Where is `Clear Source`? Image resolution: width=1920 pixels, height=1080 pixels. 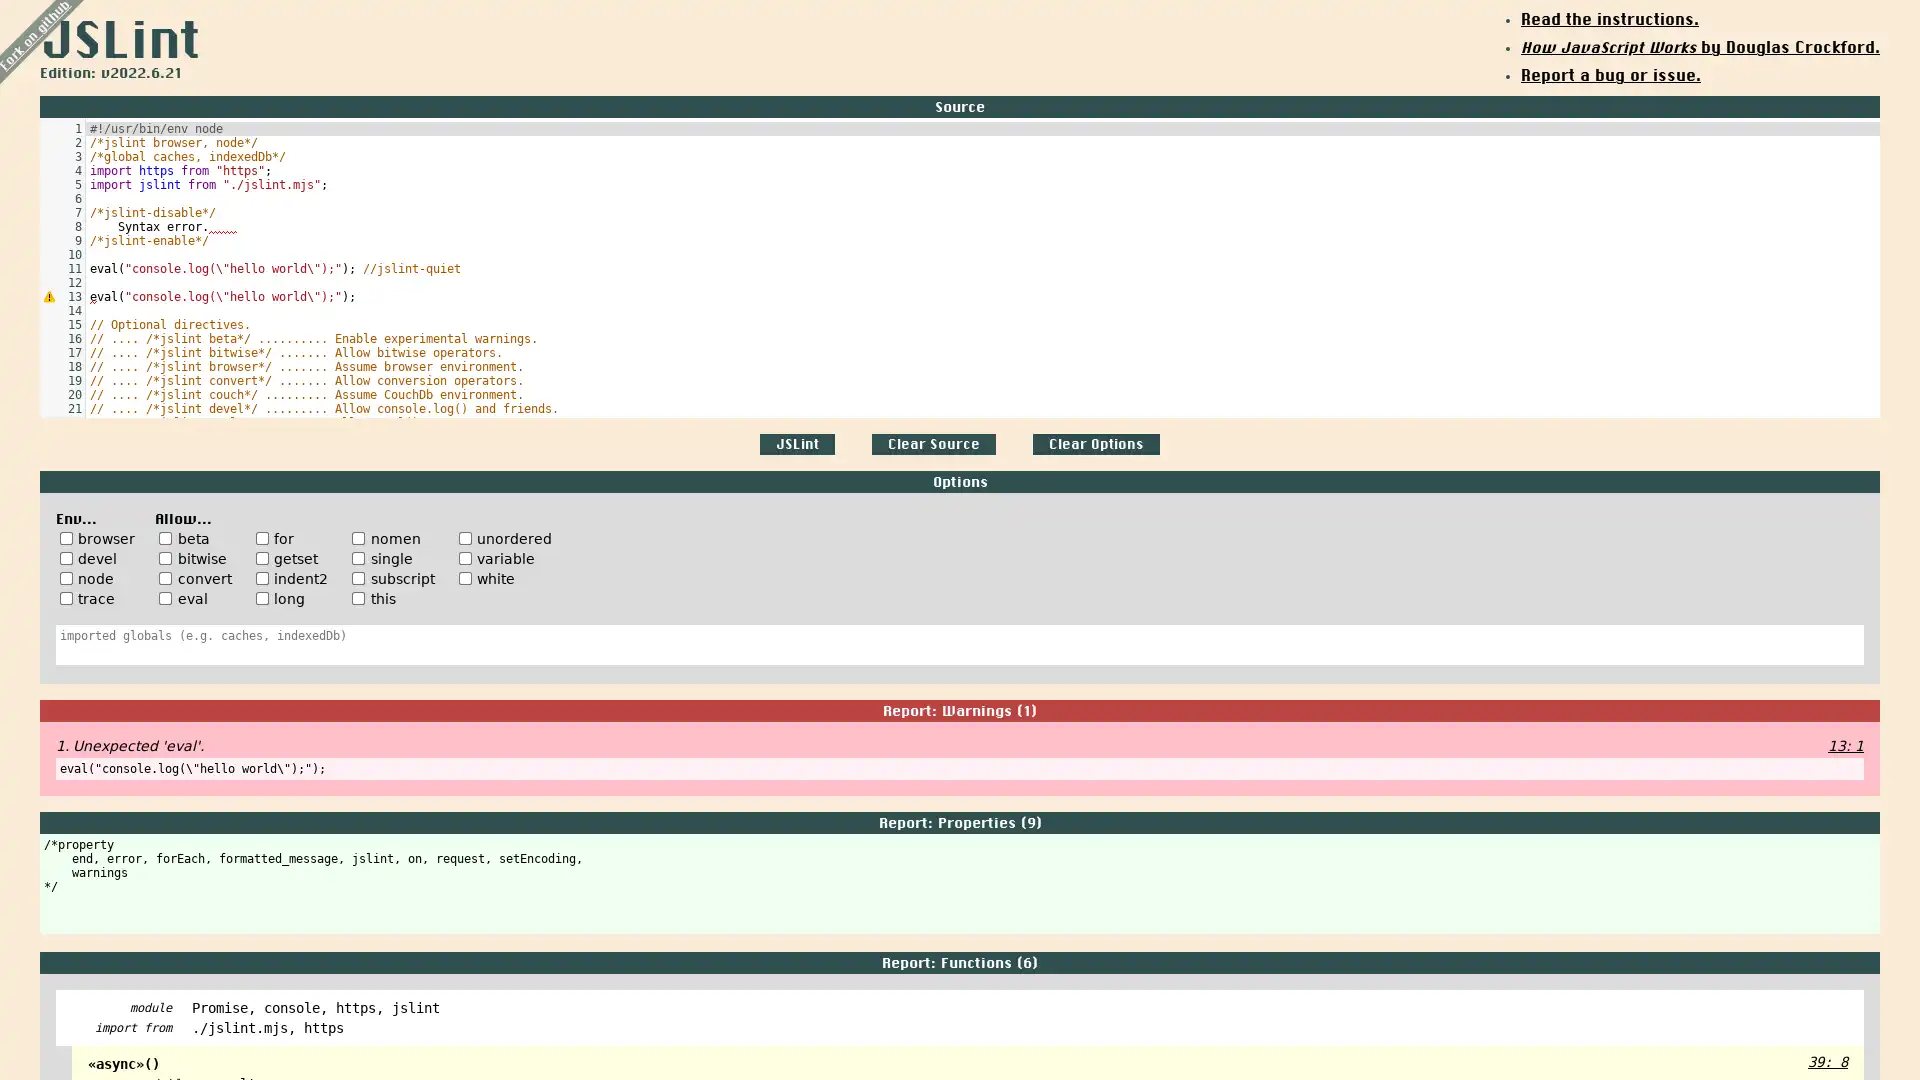
Clear Source is located at coordinates (933, 443).